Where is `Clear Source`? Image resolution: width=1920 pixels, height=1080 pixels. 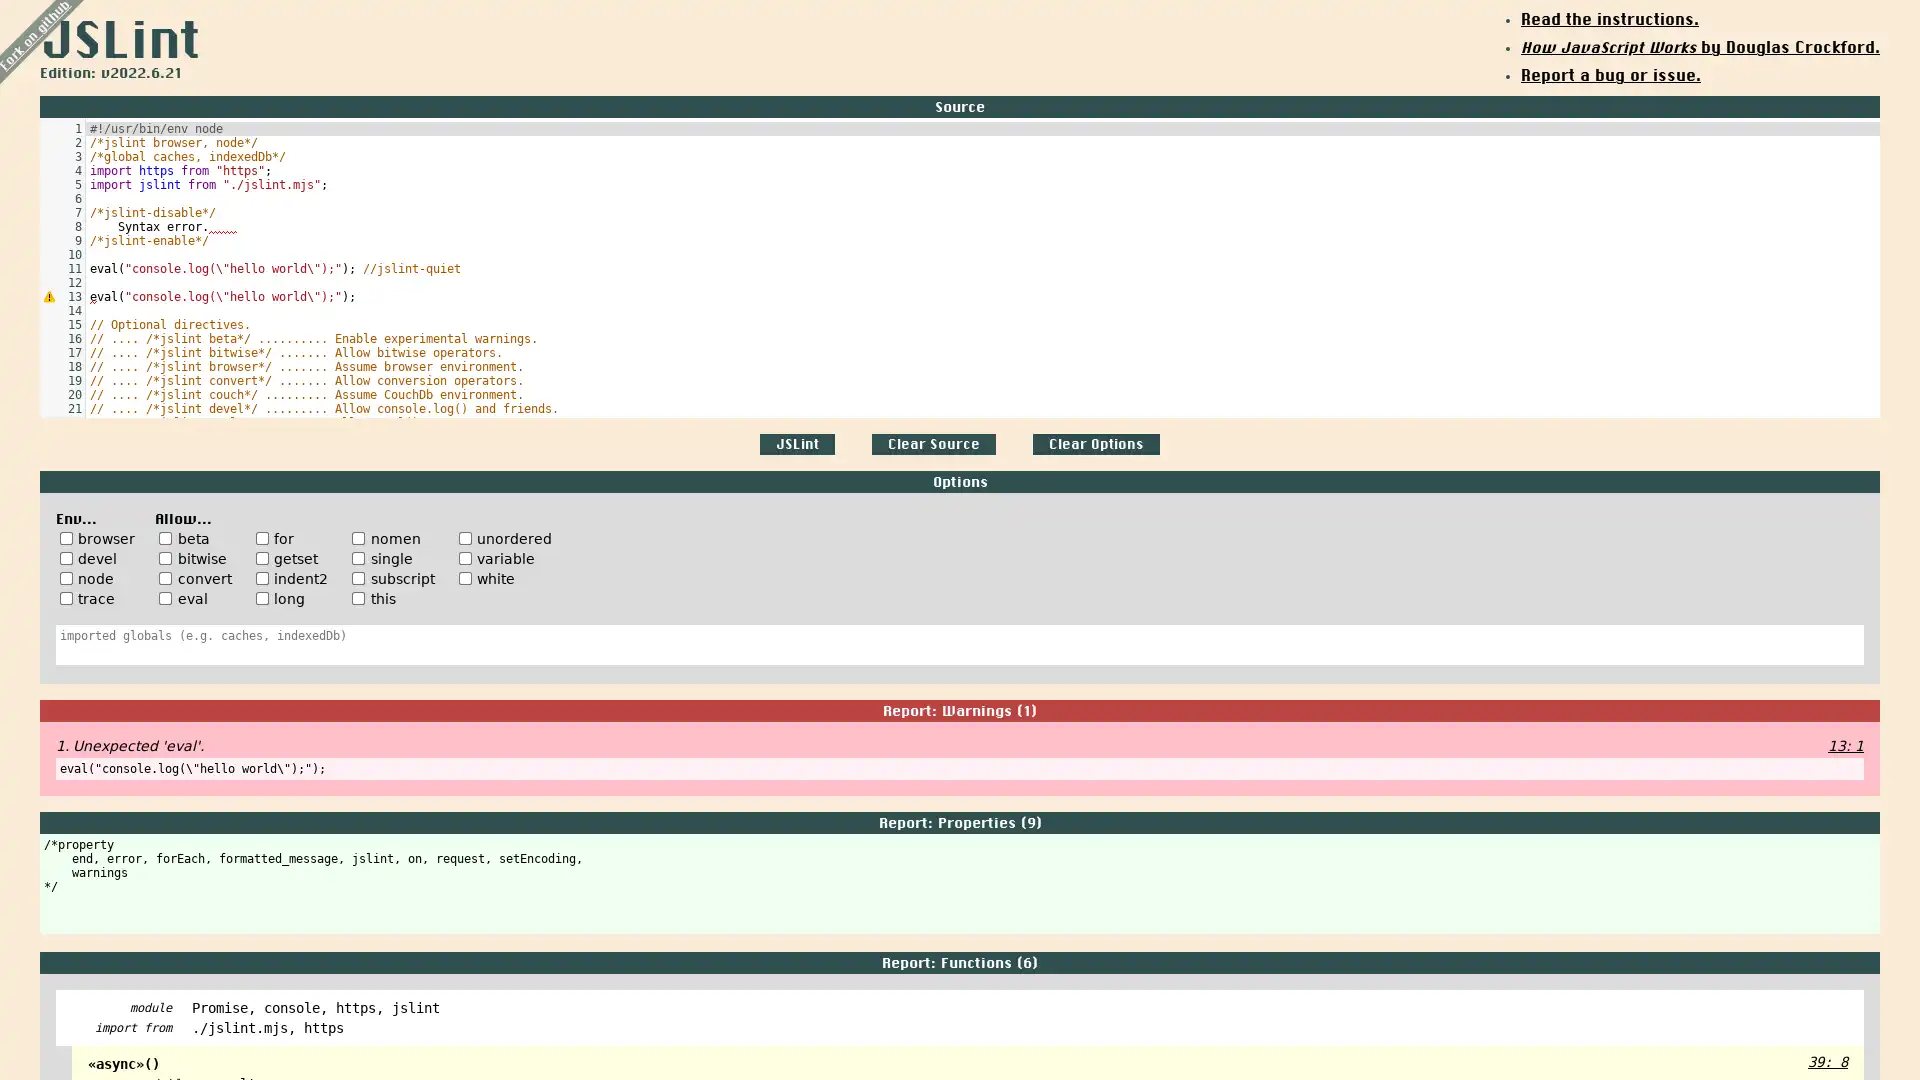
Clear Source is located at coordinates (933, 443).